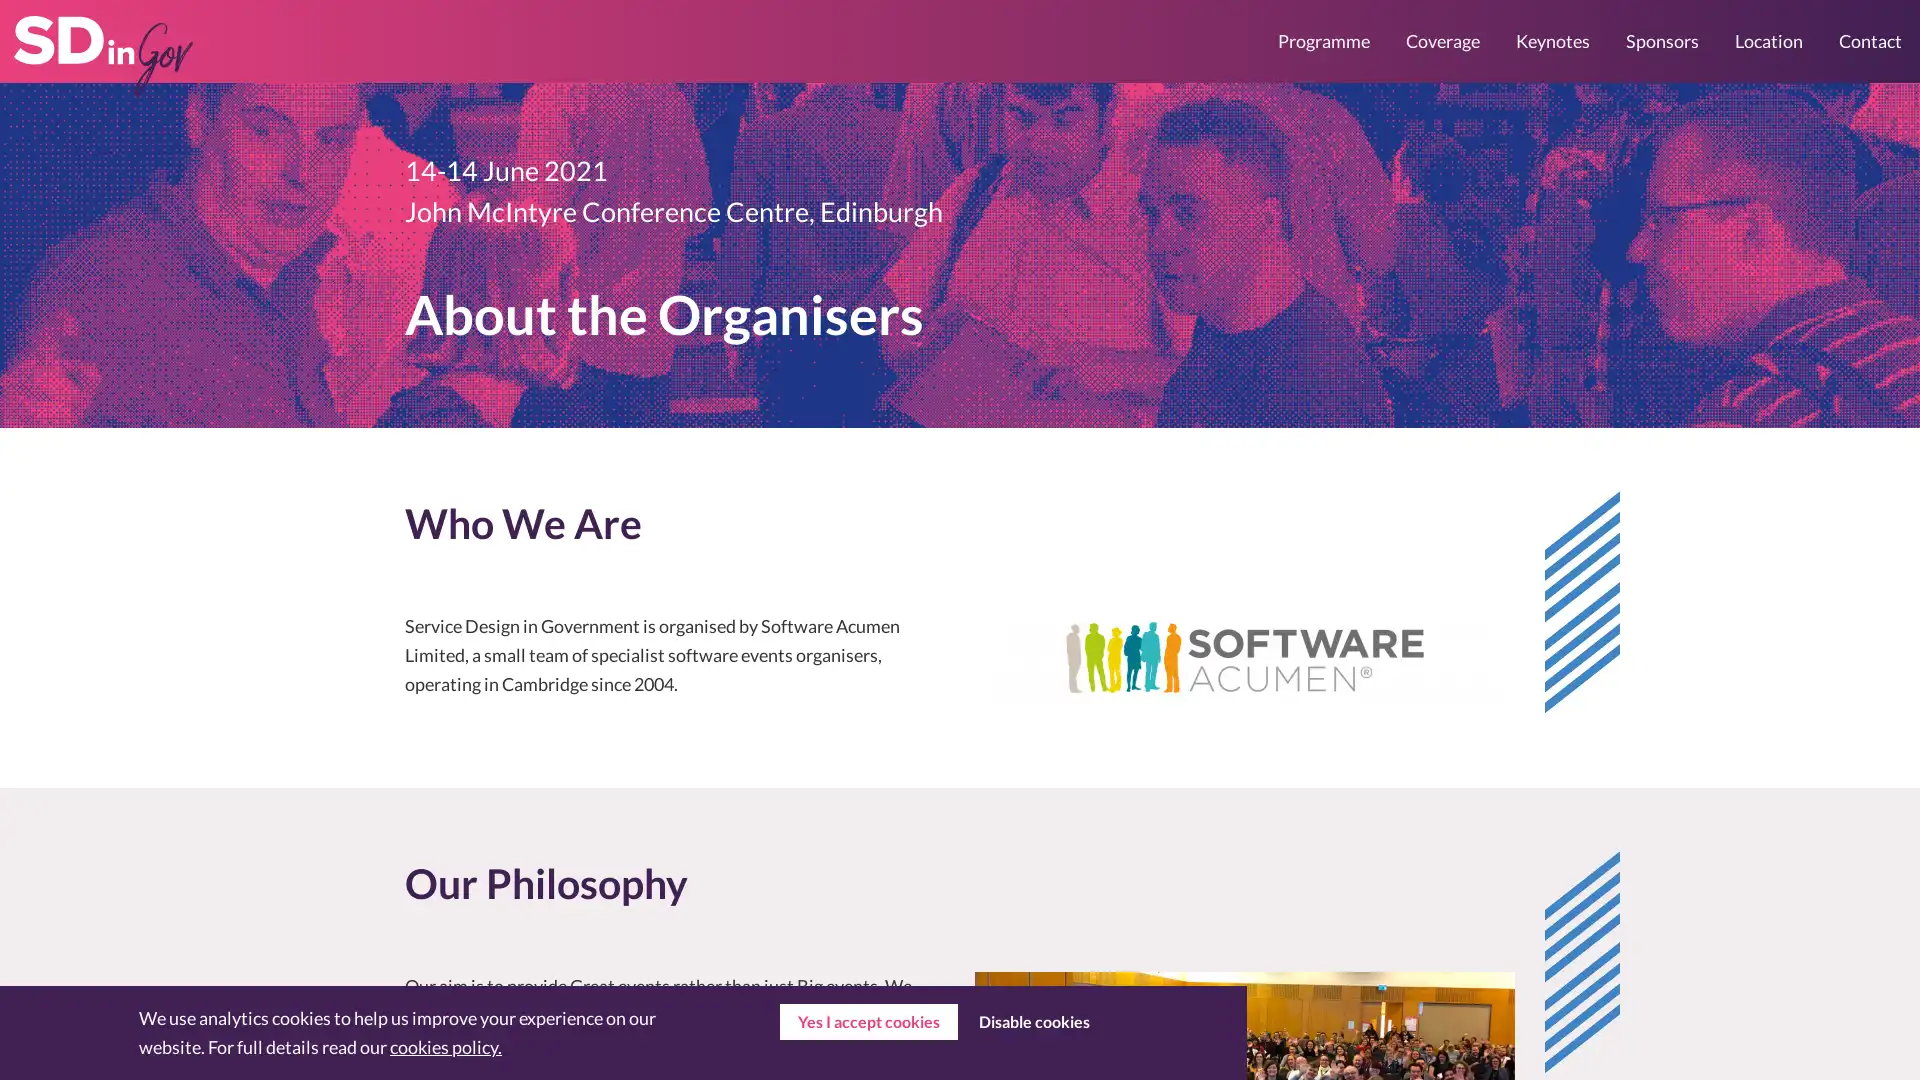 This screenshot has height=1080, width=1920. I want to click on Disable cookies, so click(1033, 1022).